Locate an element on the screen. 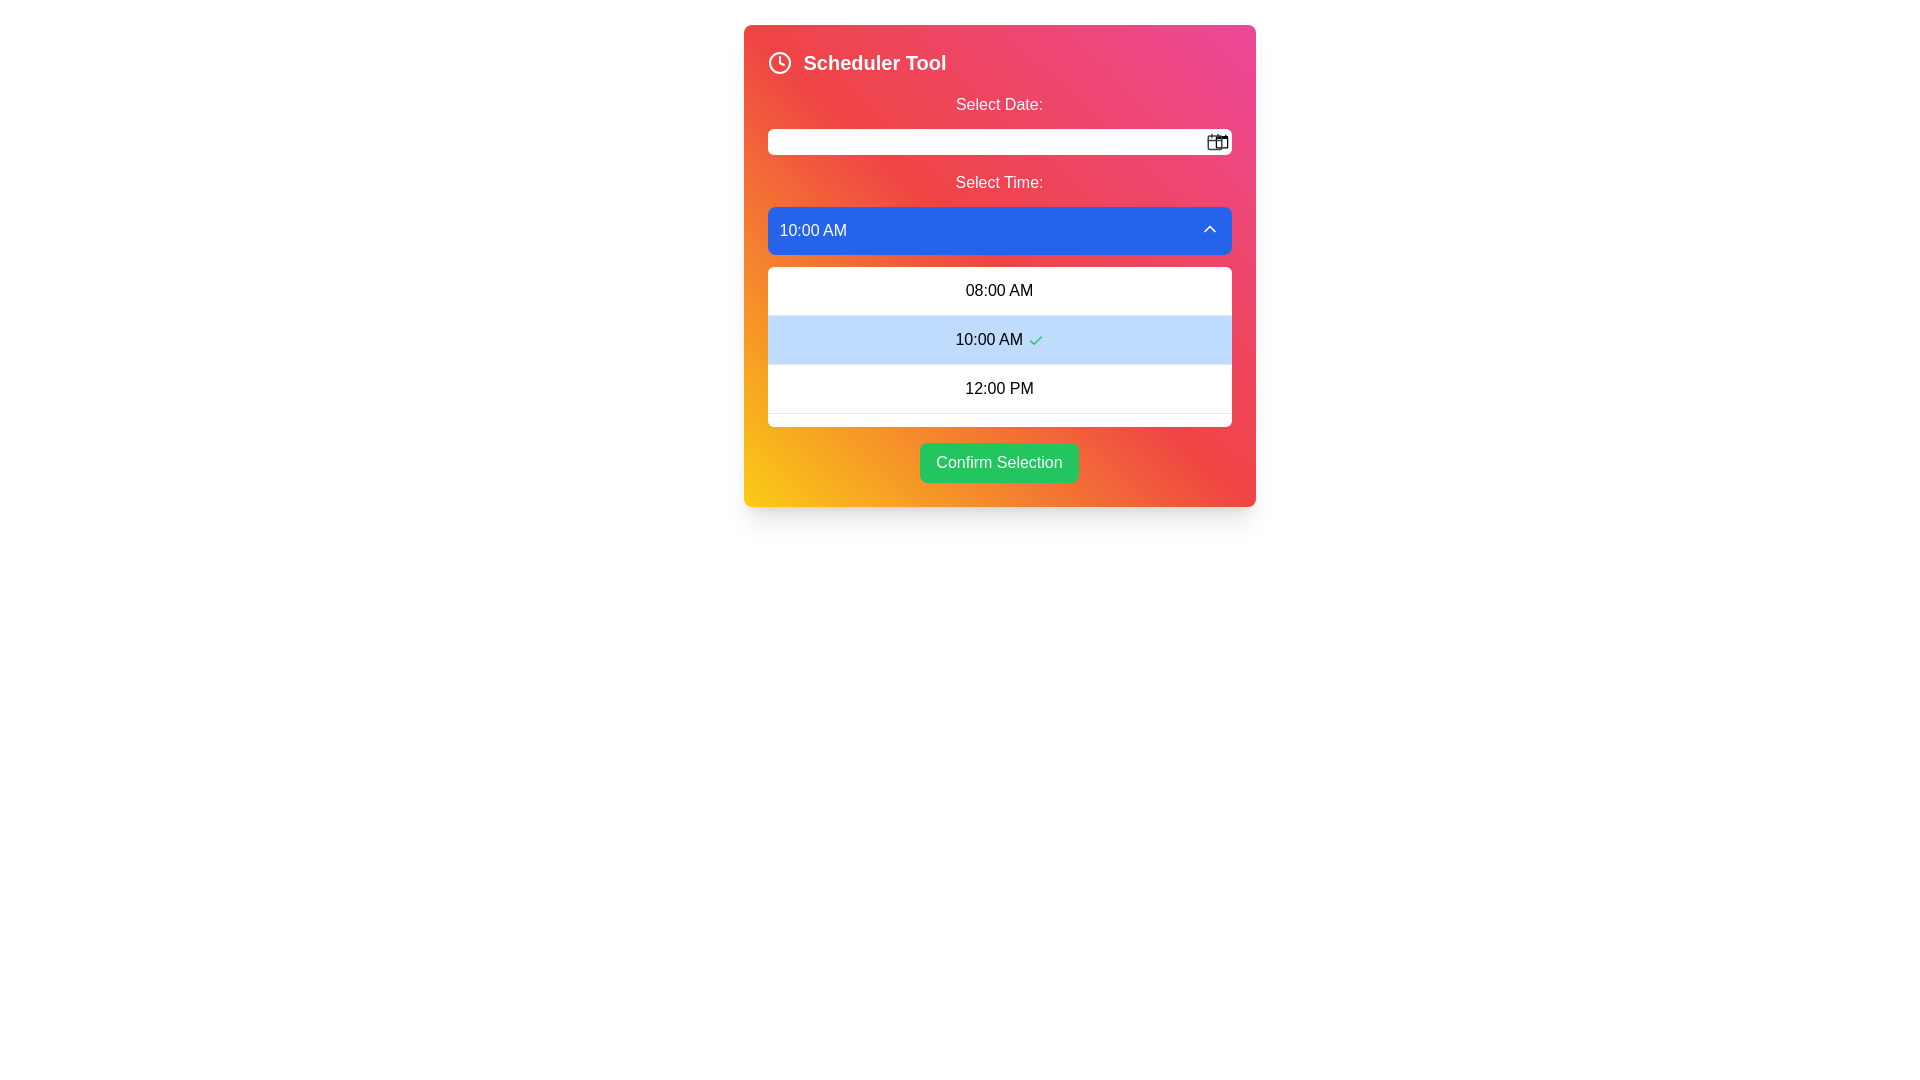 The height and width of the screenshot is (1080, 1920). the green checkmark icon, which is an SVG element aligned to the right of the '10:00 AM' time display in the list item is located at coordinates (1035, 339).